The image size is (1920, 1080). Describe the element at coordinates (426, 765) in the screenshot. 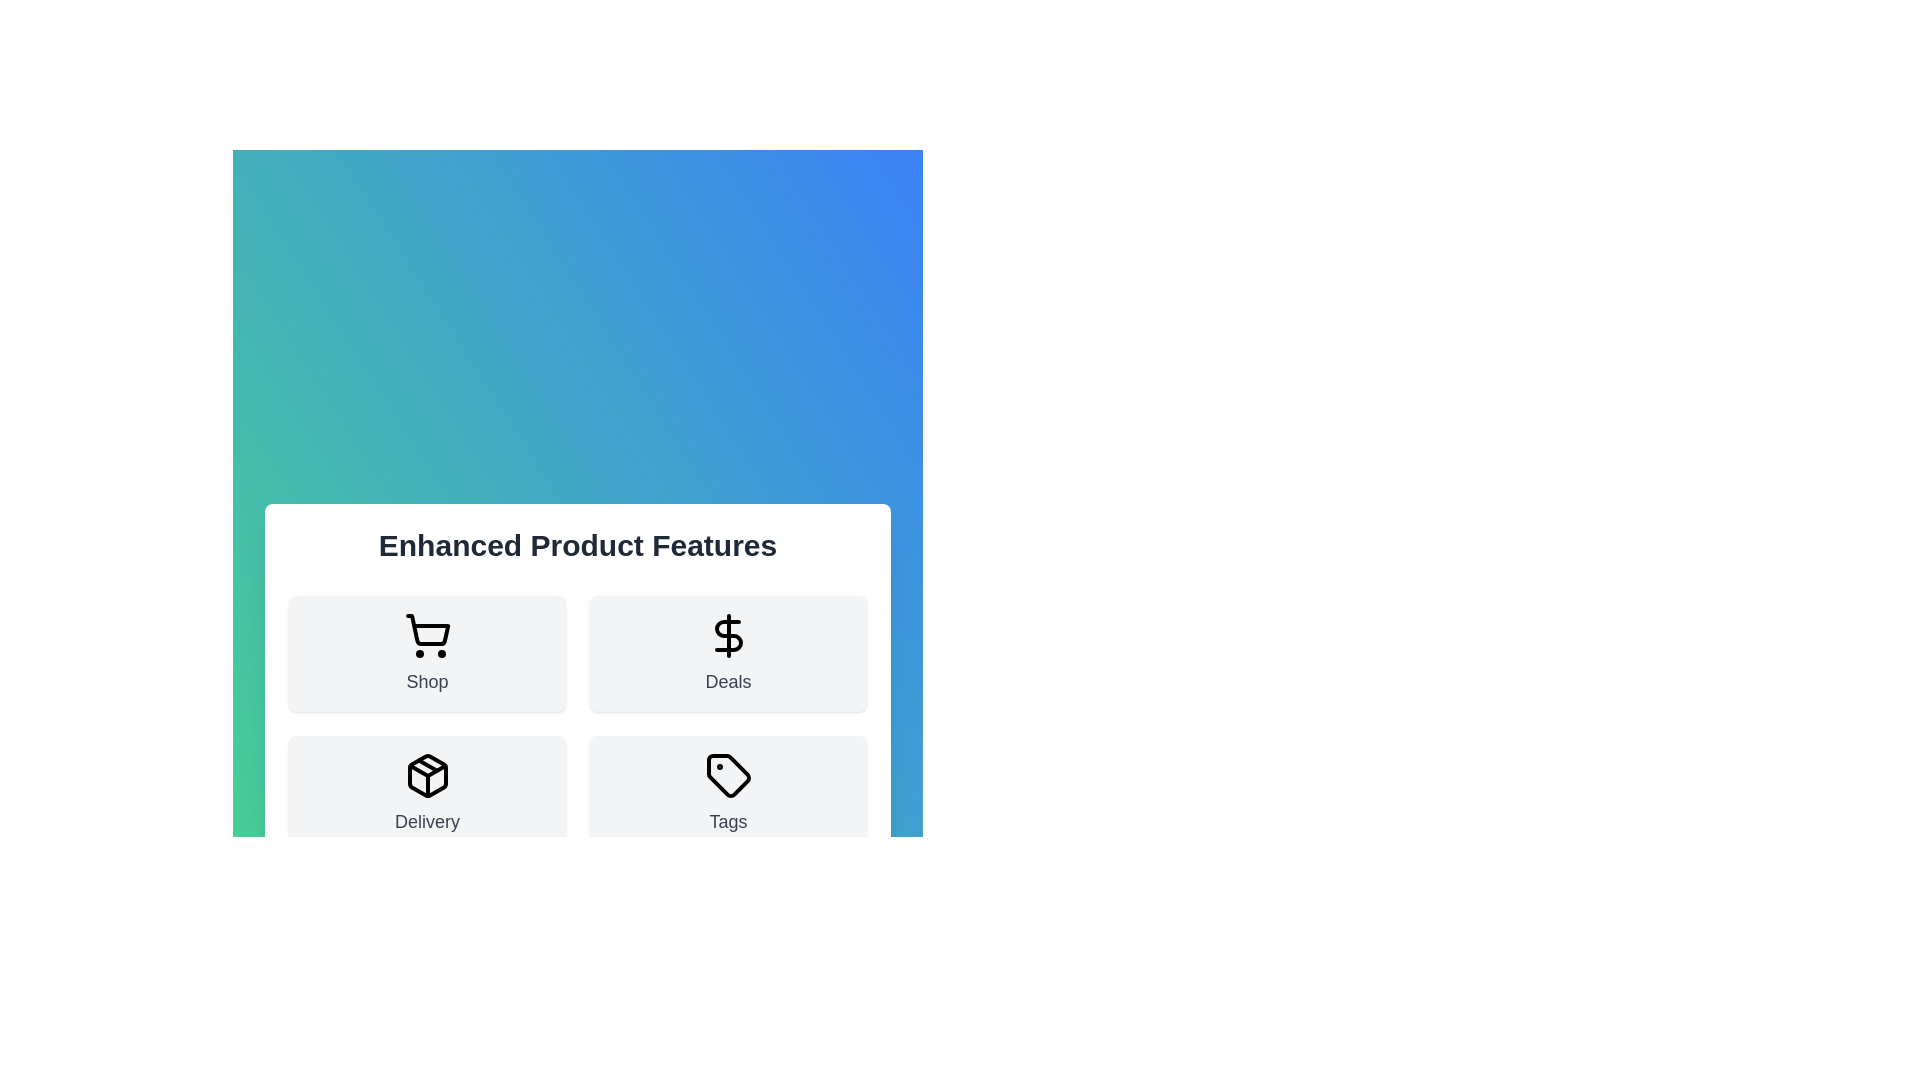

I see `the vector graphic component that represents a line segment in the bottom-left section of the four-icon grid under 'Enhanced Product Features'` at that location.